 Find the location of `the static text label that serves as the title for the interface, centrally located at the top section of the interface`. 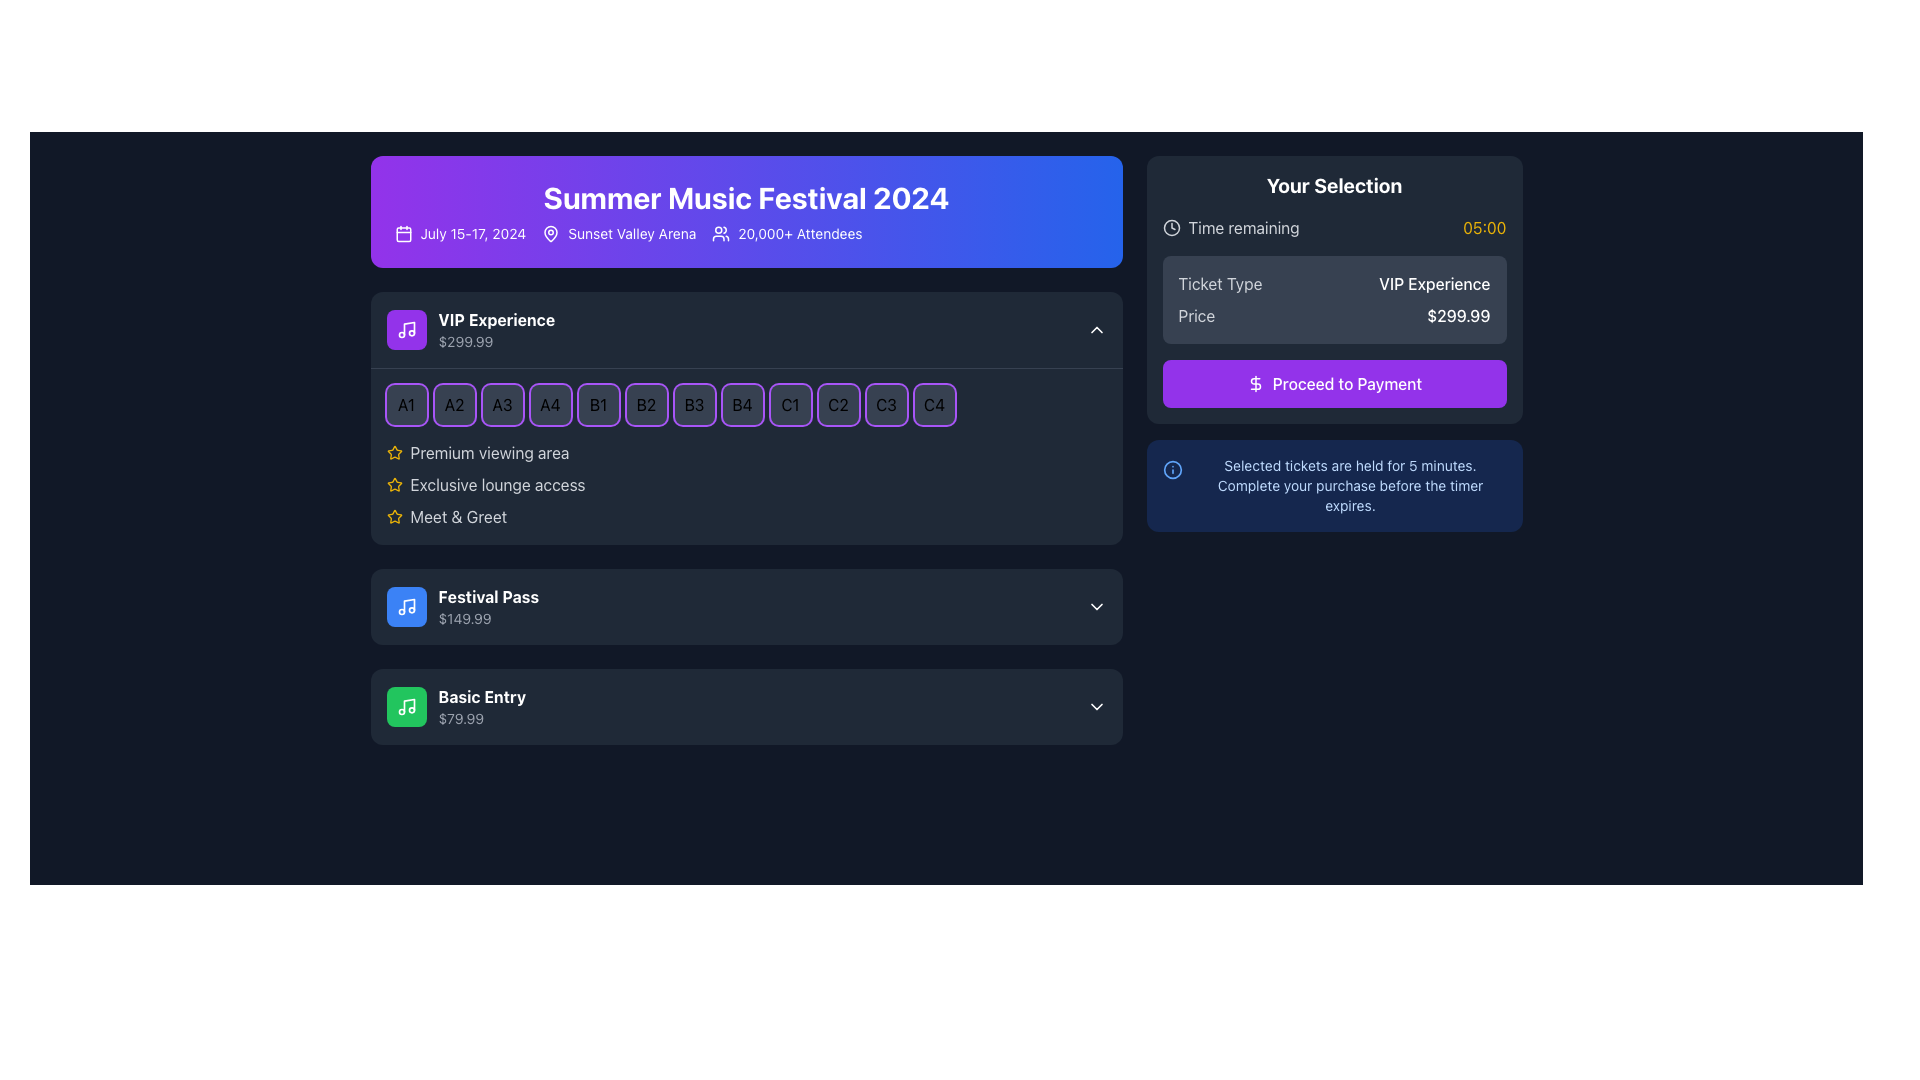

the static text label that serves as the title for the interface, centrally located at the top section of the interface is located at coordinates (745, 197).